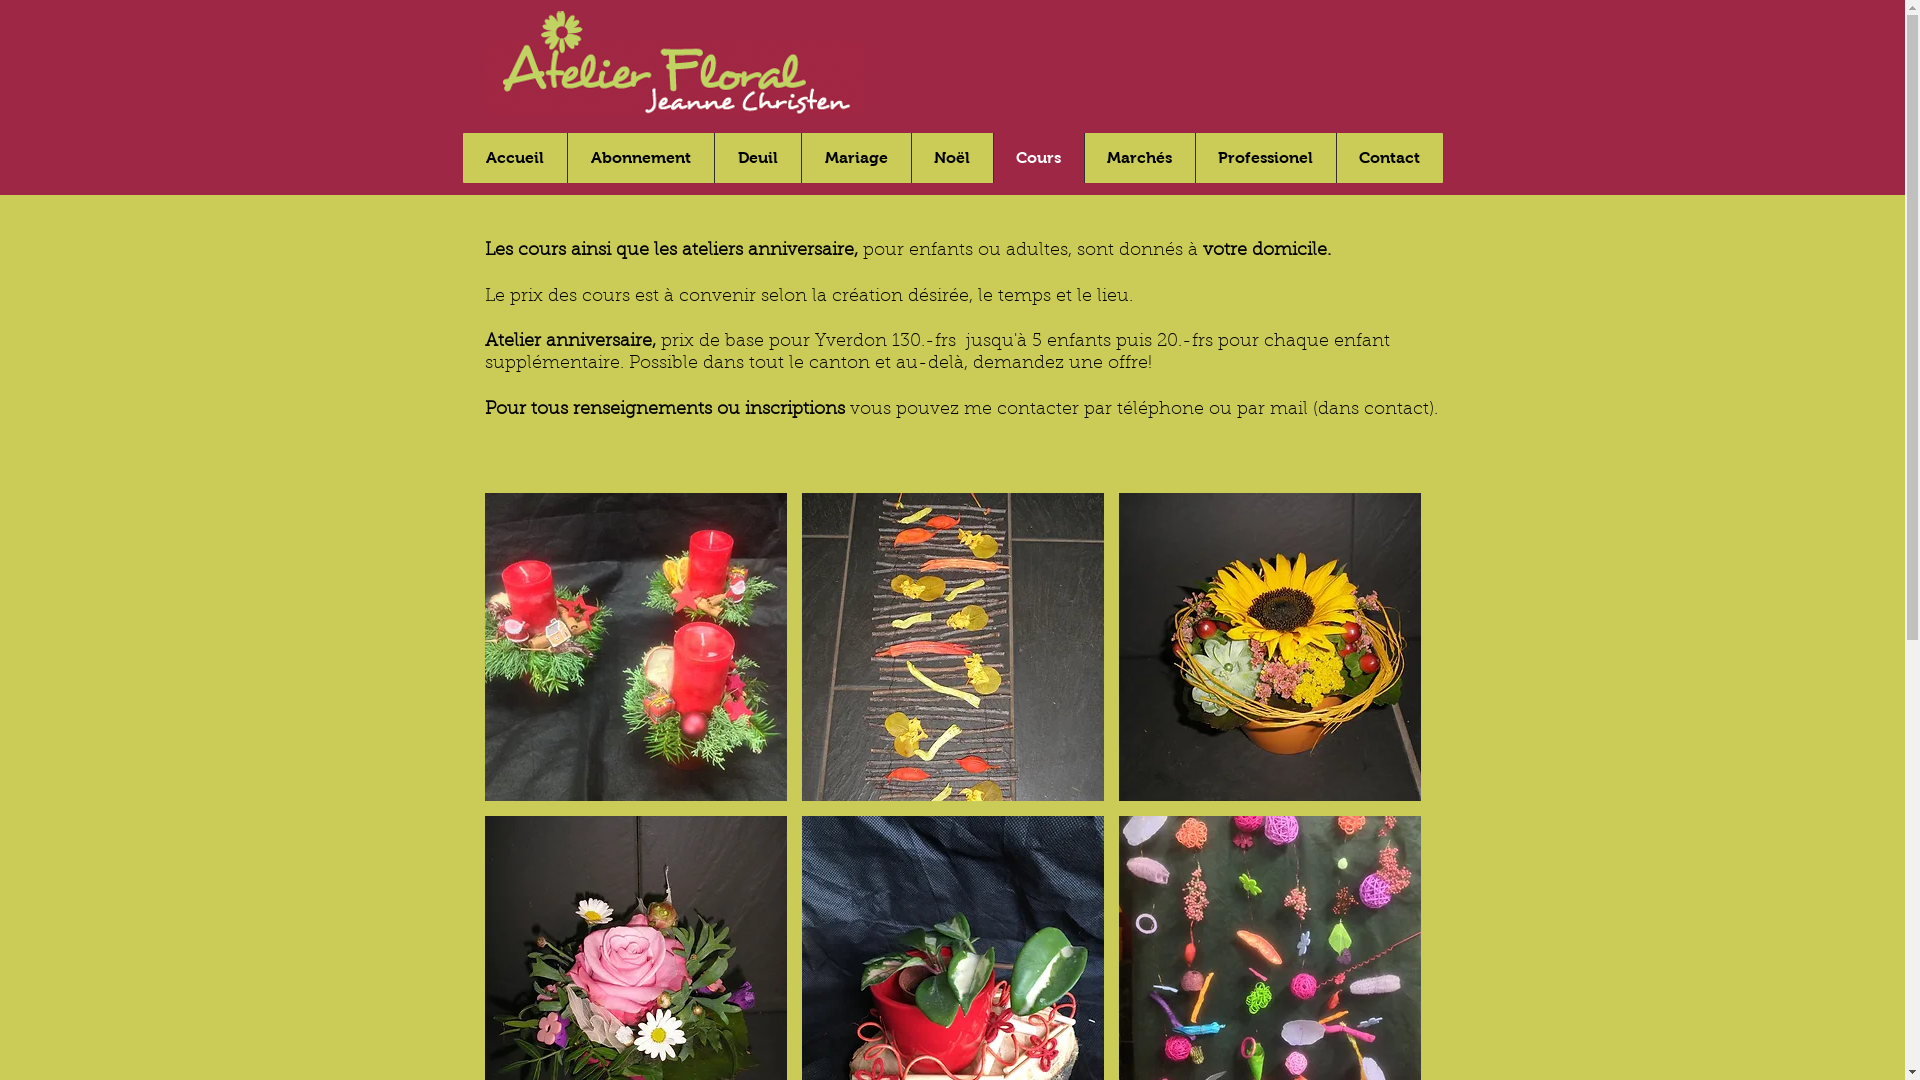 This screenshot has height=1080, width=1920. Describe the element at coordinates (1263, 157) in the screenshot. I see `'Professionel'` at that location.